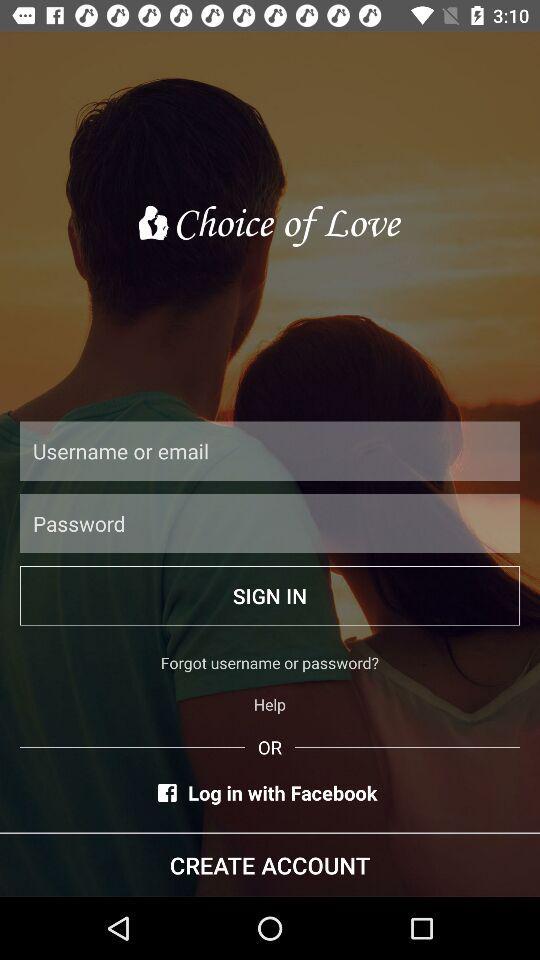  What do you see at coordinates (270, 595) in the screenshot?
I see `item above forgot username or icon` at bounding box center [270, 595].